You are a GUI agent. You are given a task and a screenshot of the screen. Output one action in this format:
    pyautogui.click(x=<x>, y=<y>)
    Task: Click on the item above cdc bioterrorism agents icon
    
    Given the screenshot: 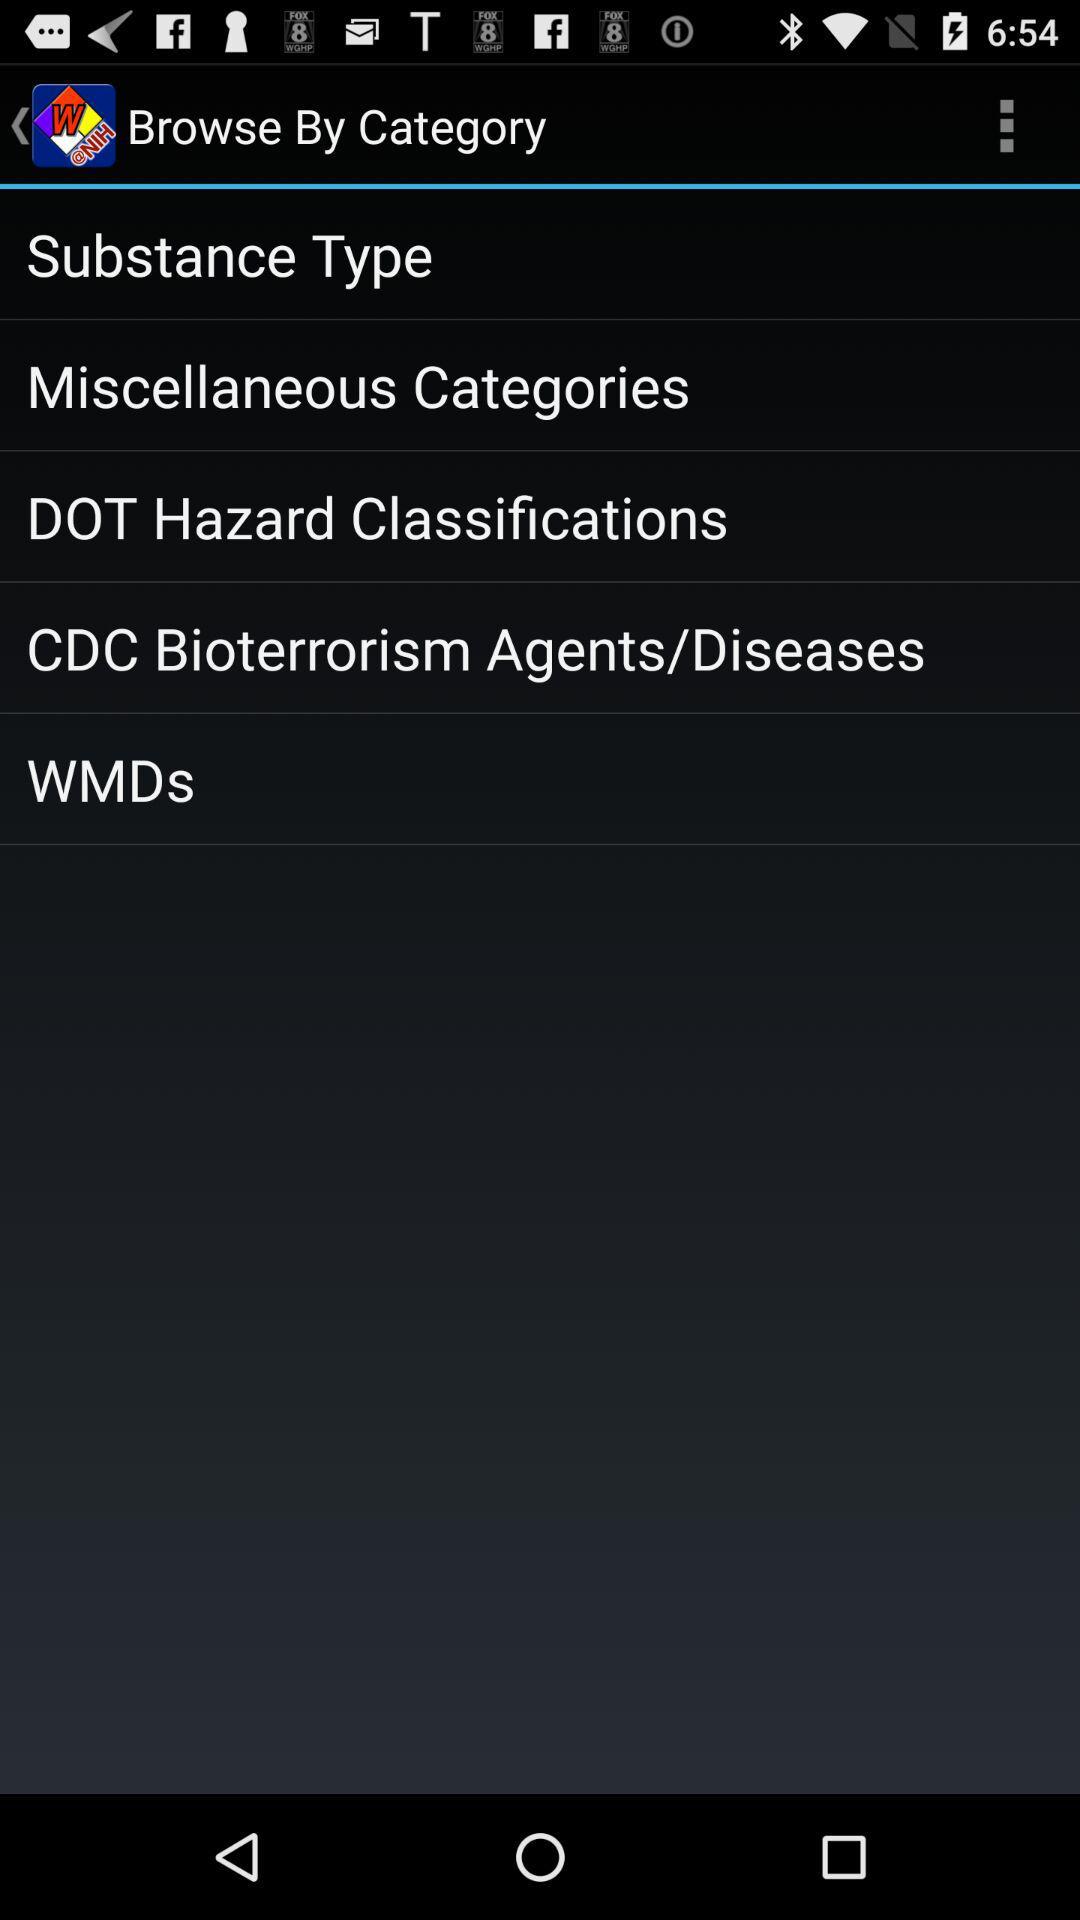 What is the action you would take?
    pyautogui.click(x=540, y=516)
    